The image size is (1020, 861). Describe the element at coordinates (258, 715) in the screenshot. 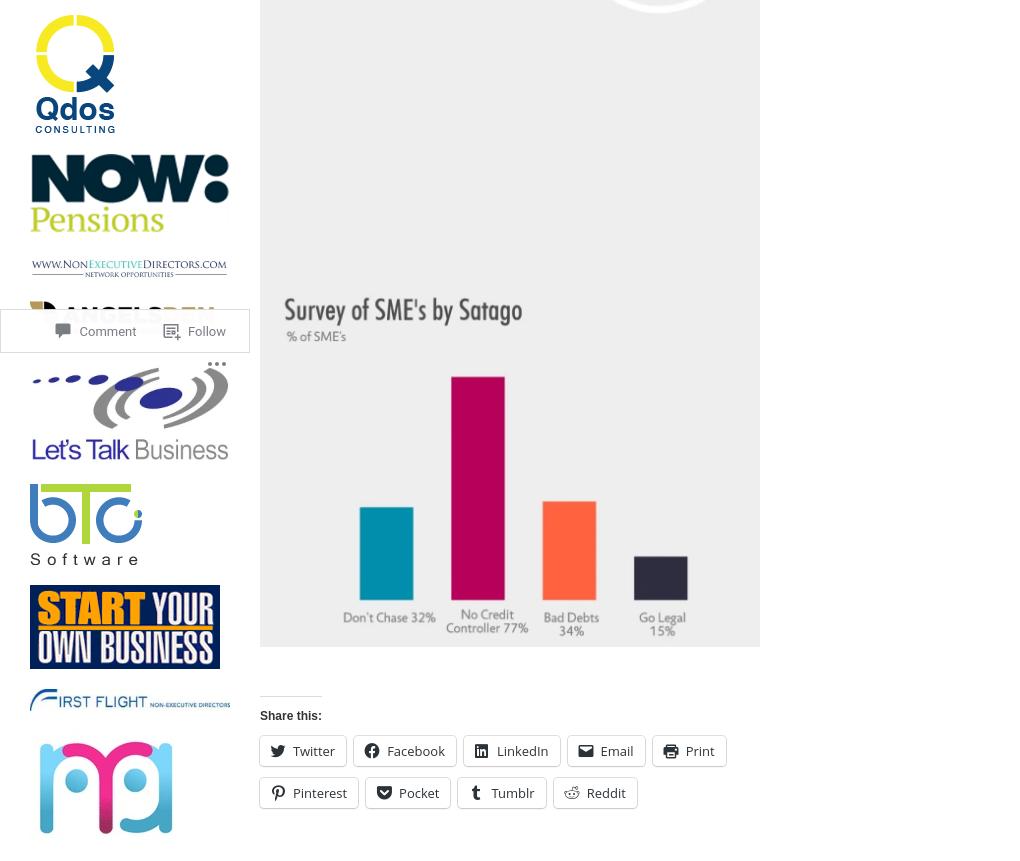

I see `'Share this:'` at that location.